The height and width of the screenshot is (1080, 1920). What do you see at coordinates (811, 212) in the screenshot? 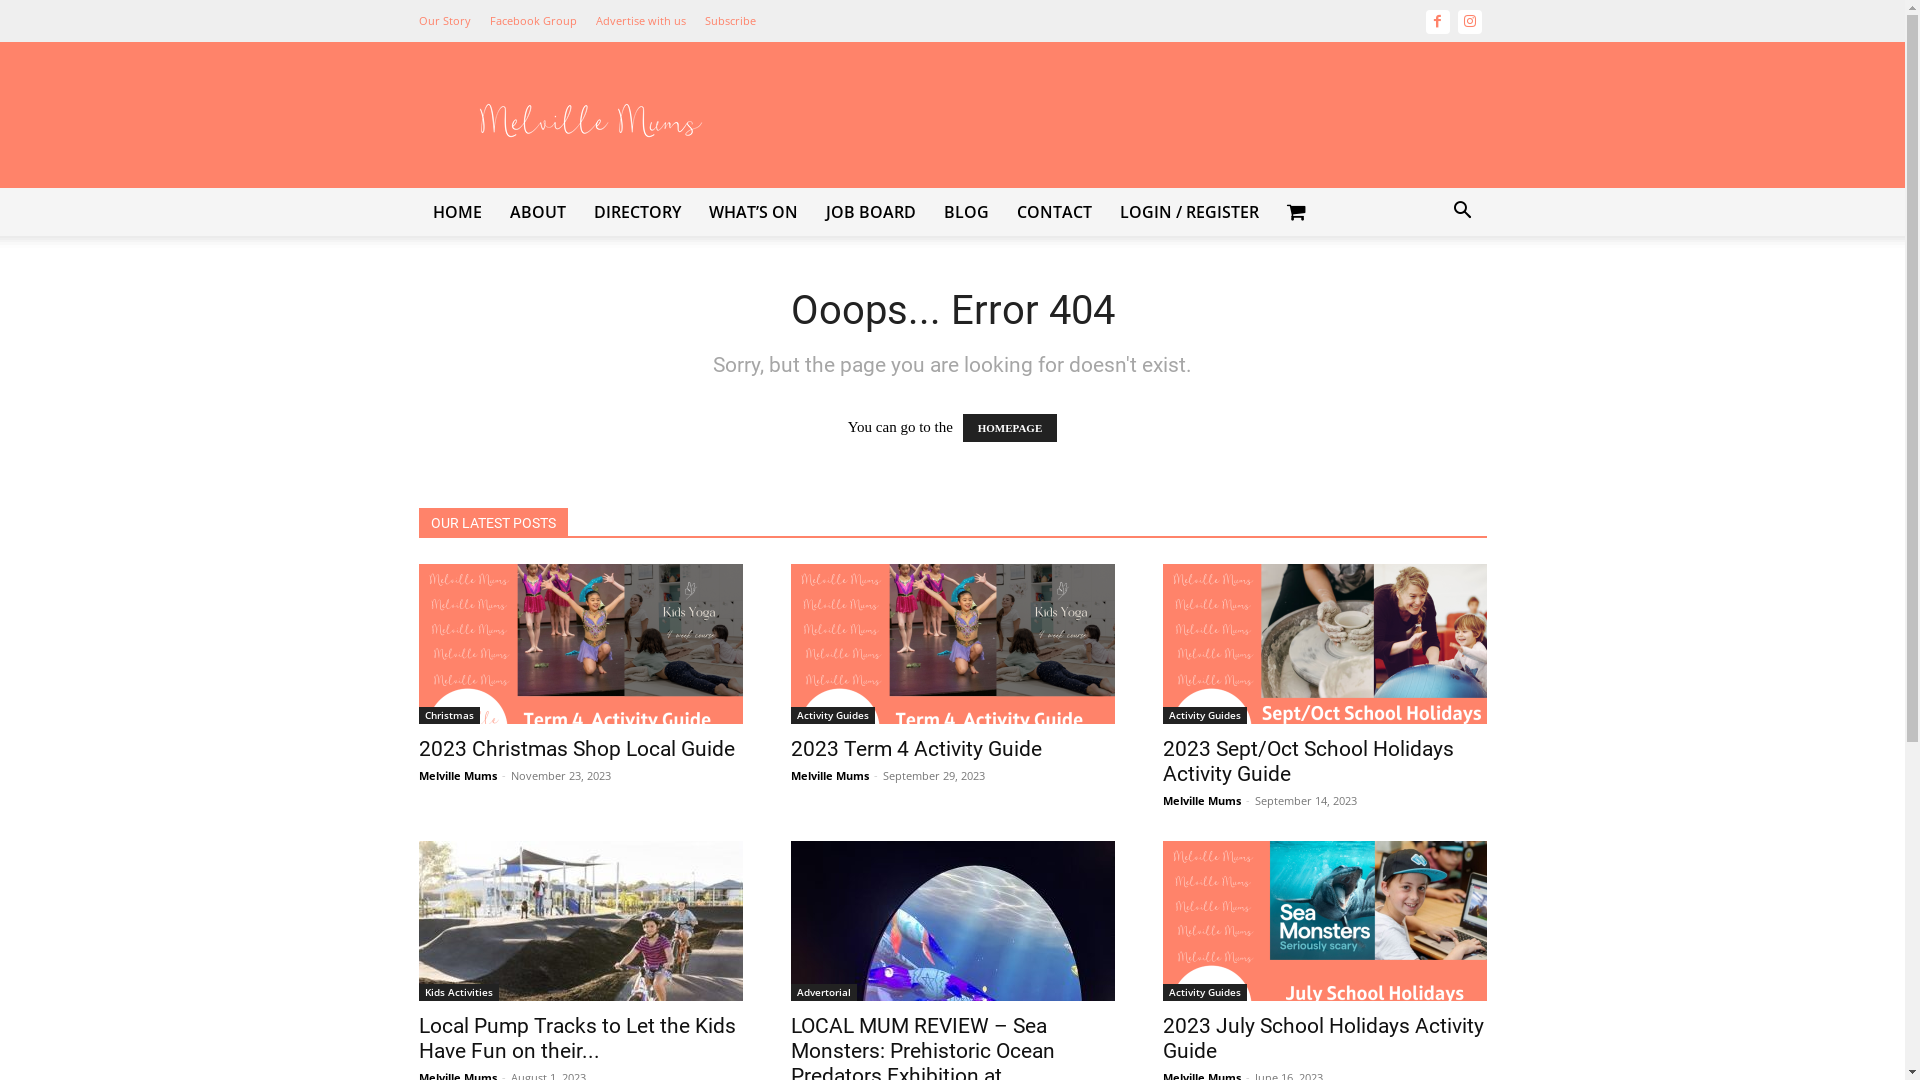
I see `'JOB BOARD'` at bounding box center [811, 212].